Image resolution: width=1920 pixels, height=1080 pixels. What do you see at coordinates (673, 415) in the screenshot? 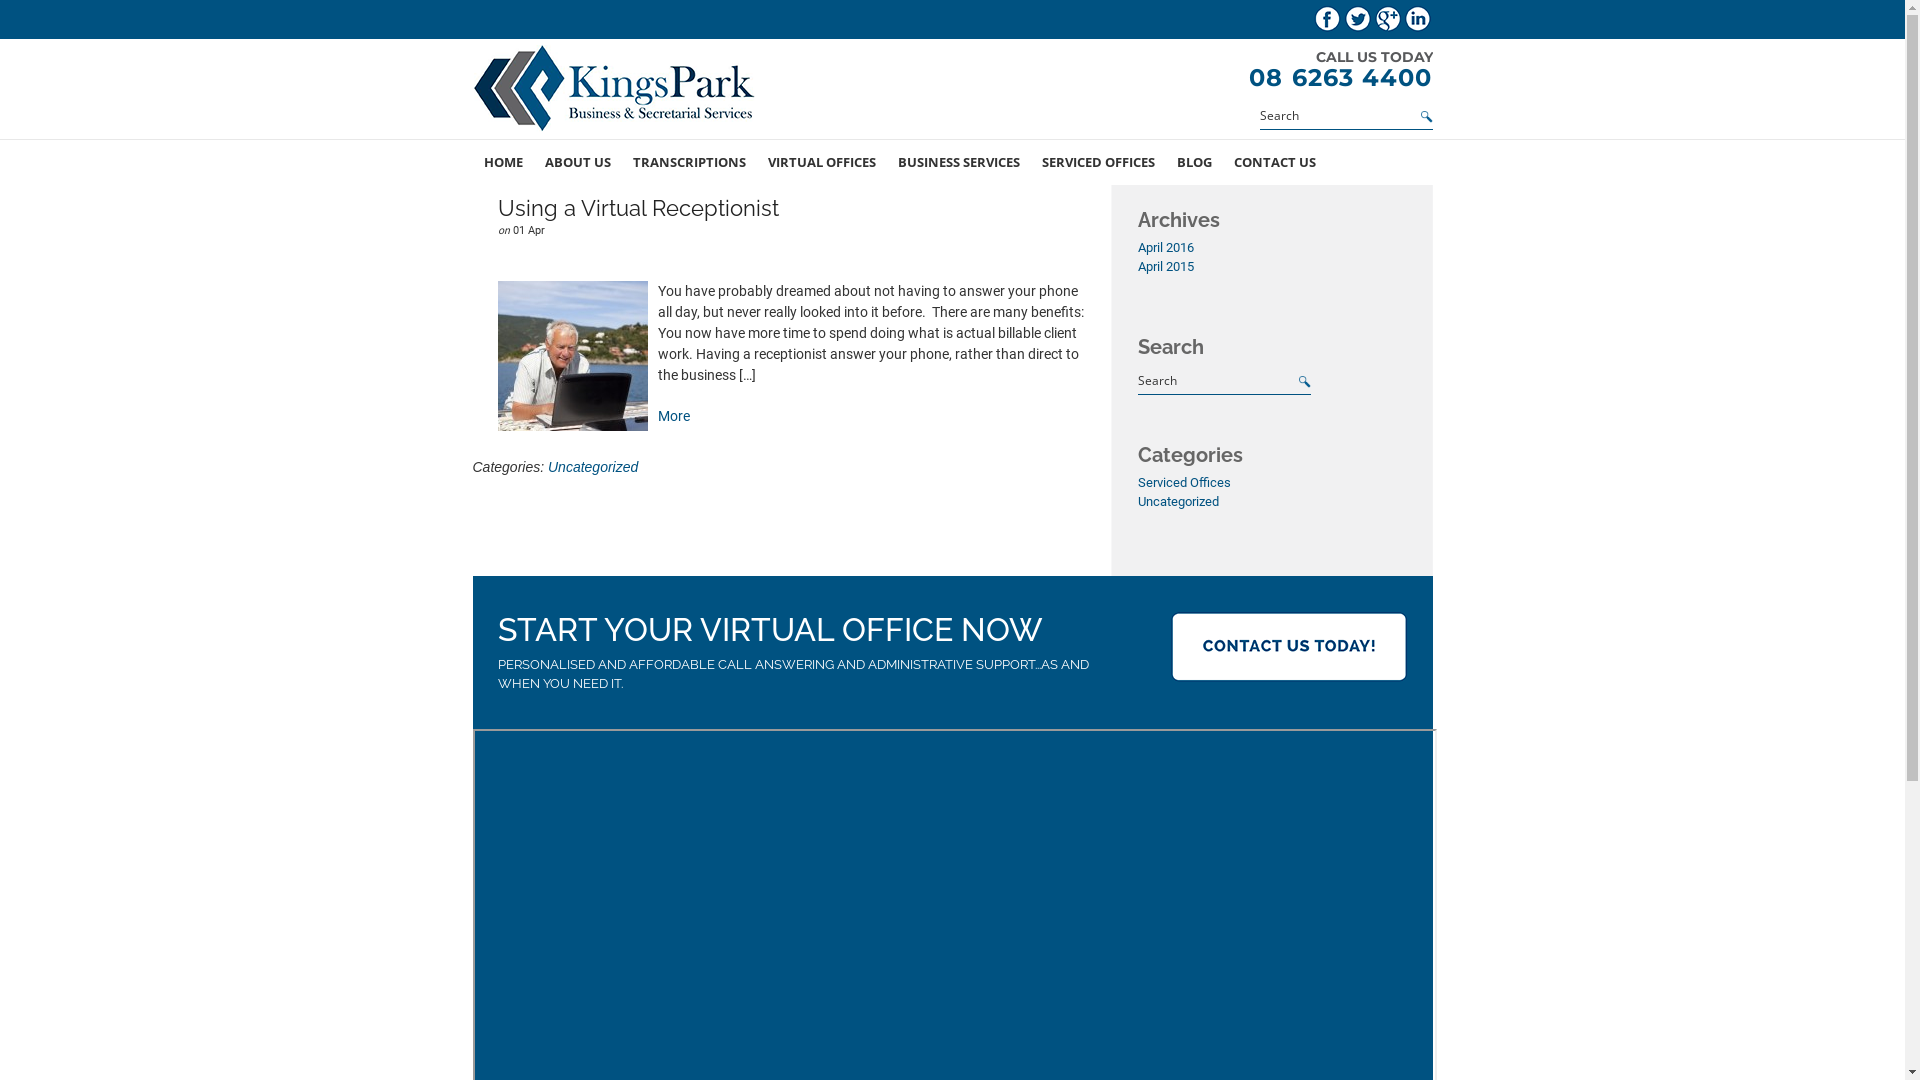
I see `'More'` at bounding box center [673, 415].